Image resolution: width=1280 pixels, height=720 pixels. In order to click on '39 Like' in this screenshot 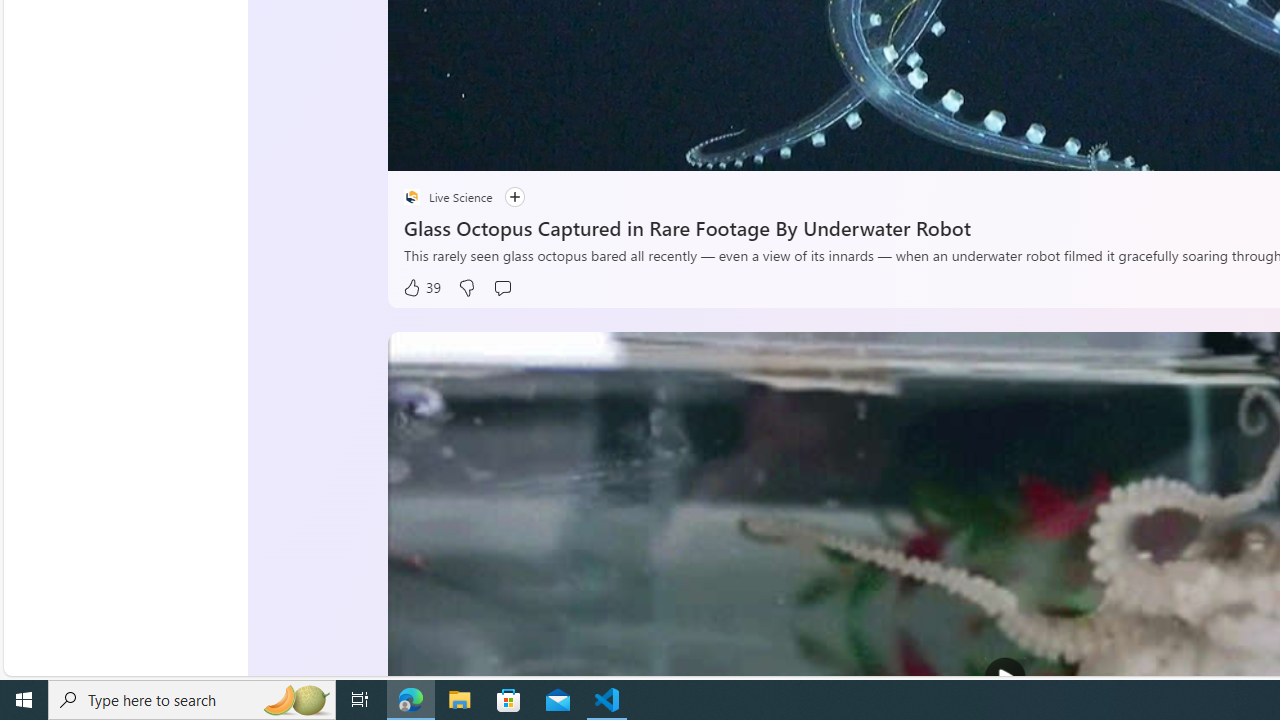, I will do `click(421, 288)`.